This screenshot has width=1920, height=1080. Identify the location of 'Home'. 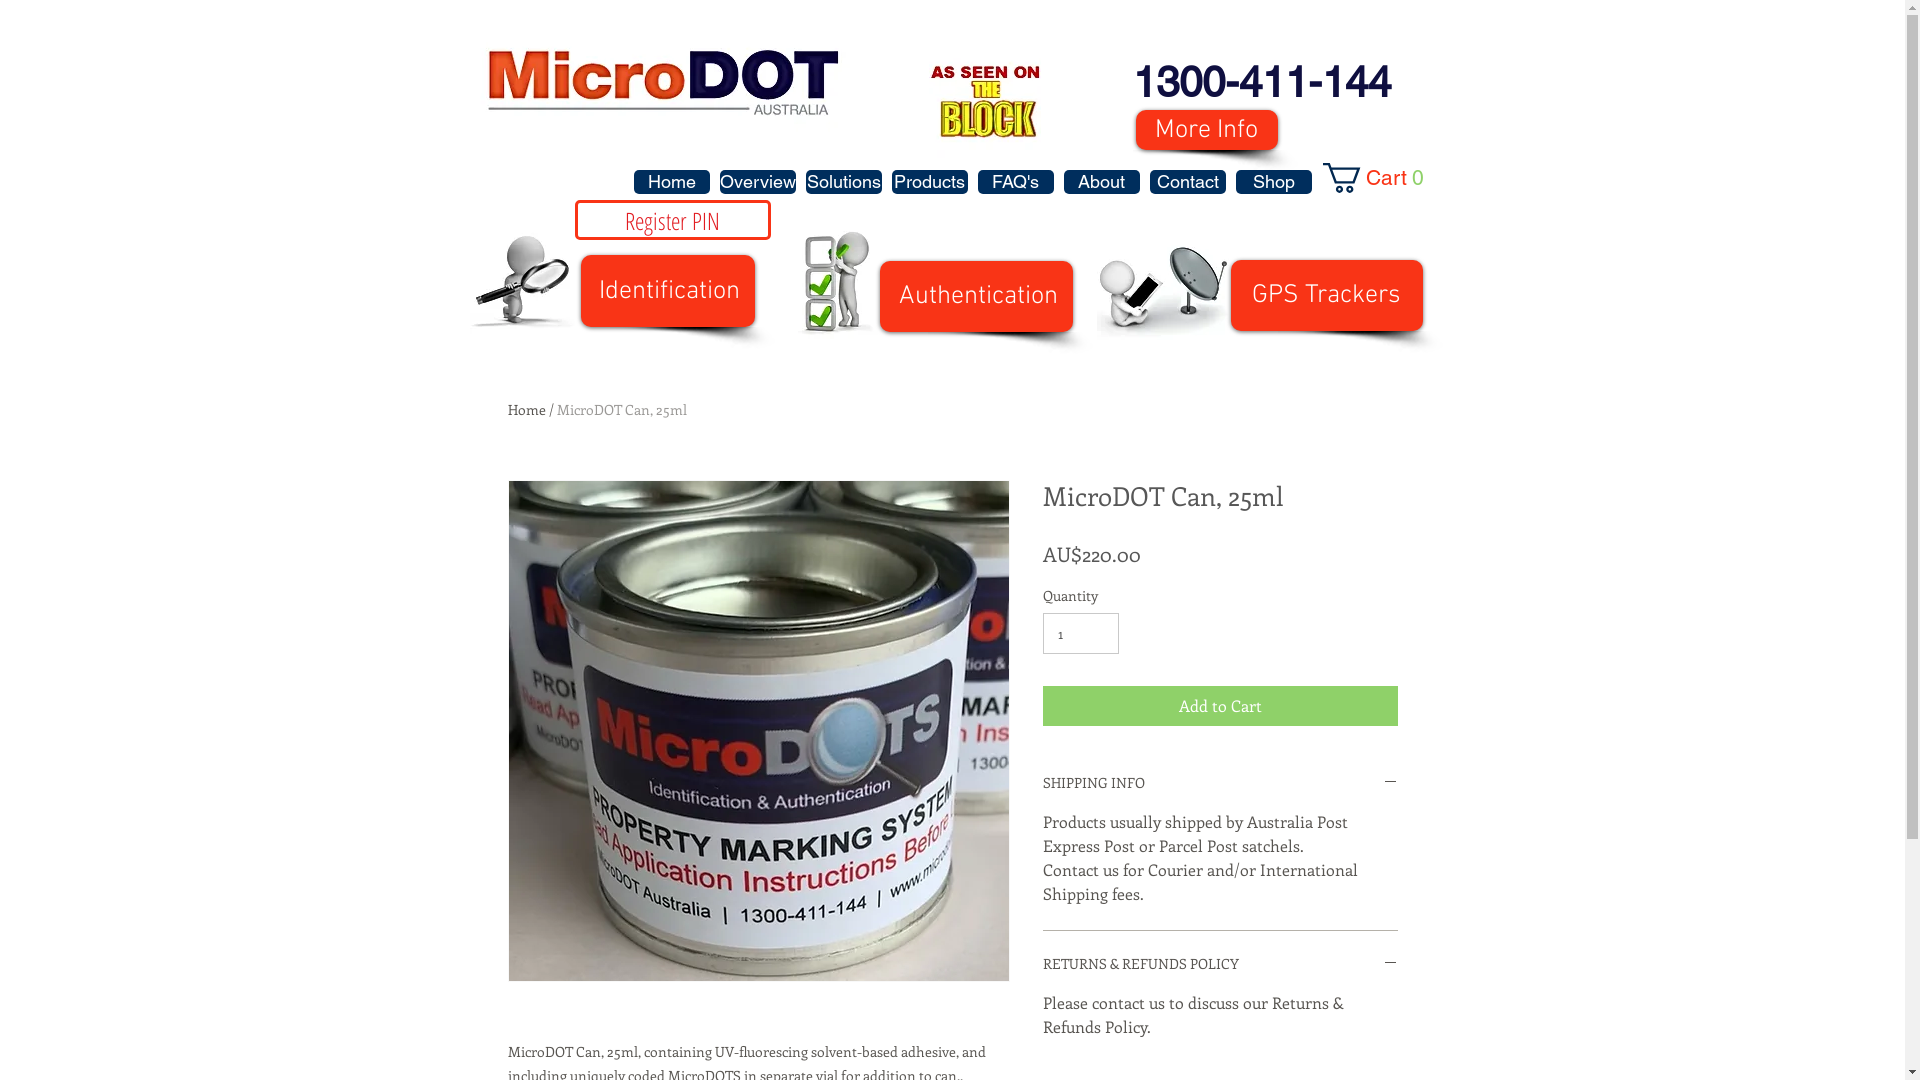
(672, 181).